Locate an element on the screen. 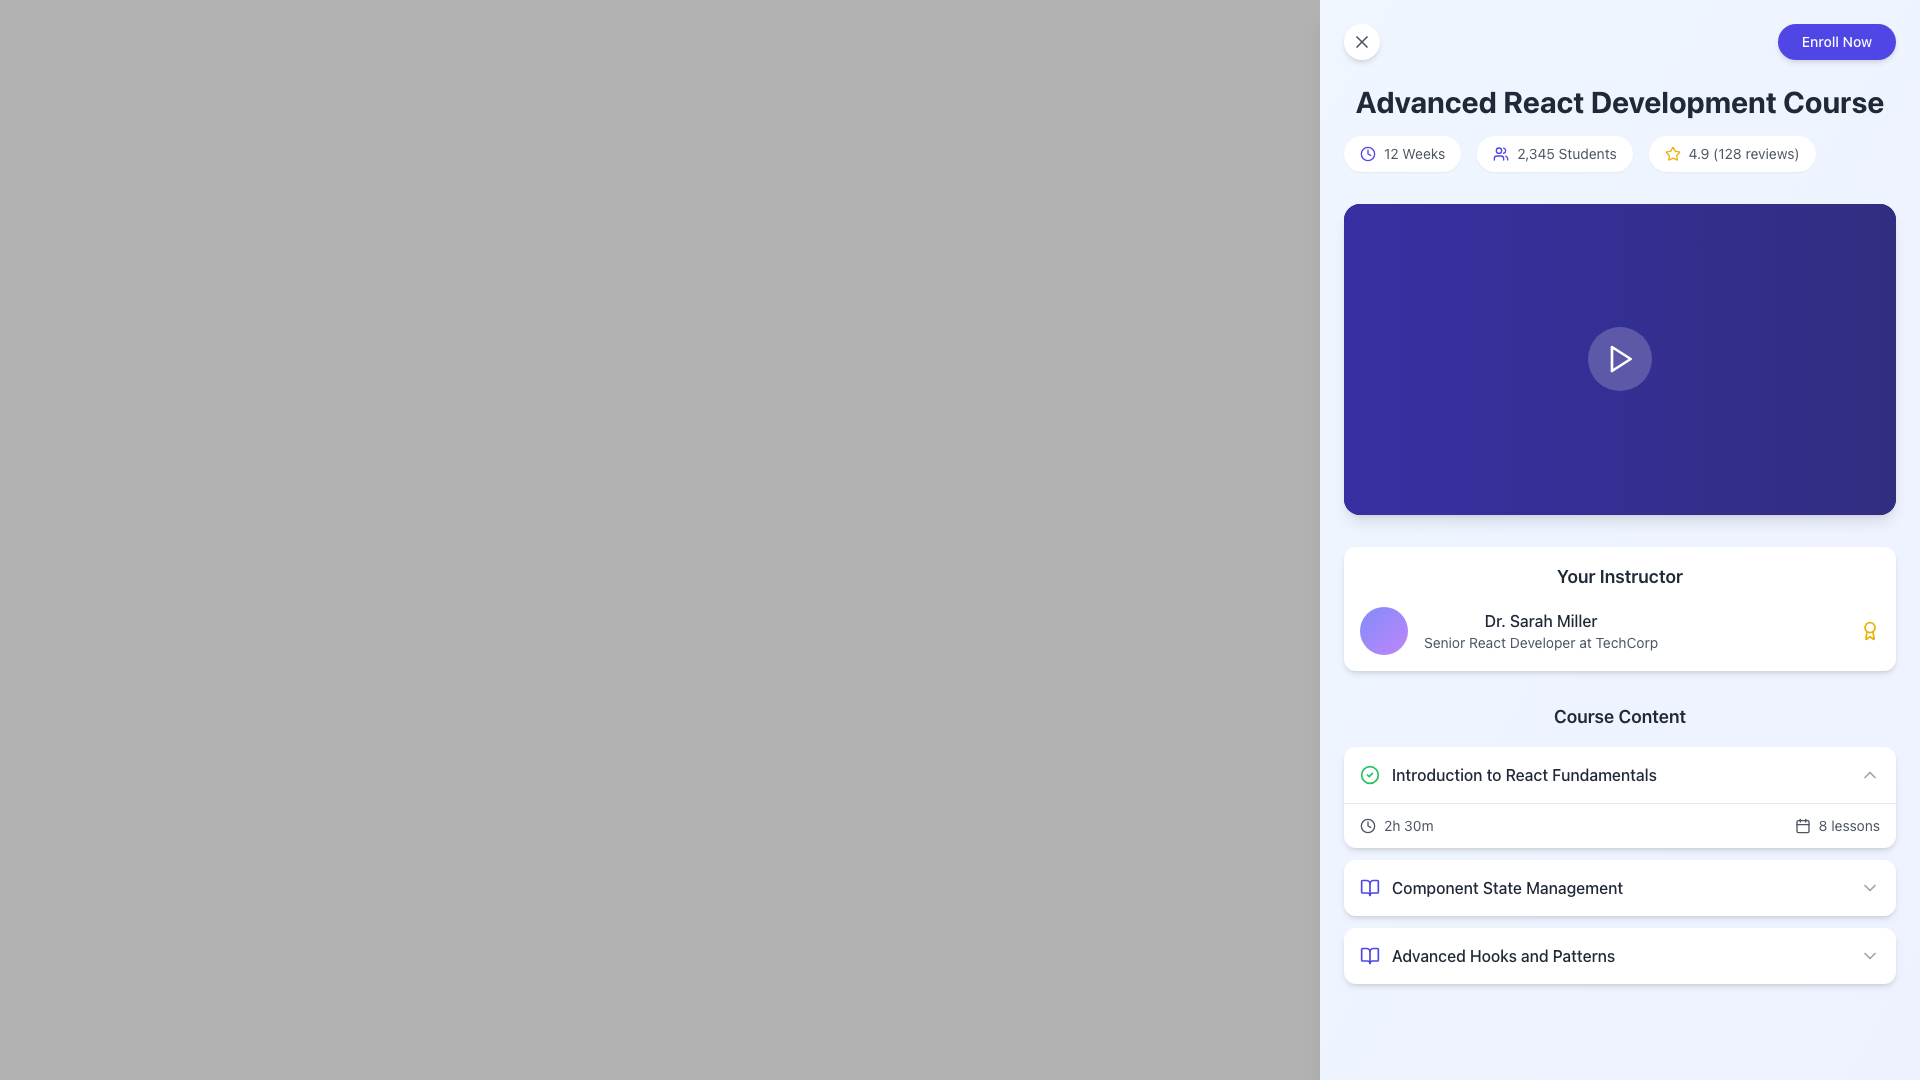 This screenshot has width=1920, height=1080. the time indicator icon located to the left of the time text '2h 30m' in the 'Introduction to React Fundamentals' section of the 'Course Content' area is located at coordinates (1367, 825).